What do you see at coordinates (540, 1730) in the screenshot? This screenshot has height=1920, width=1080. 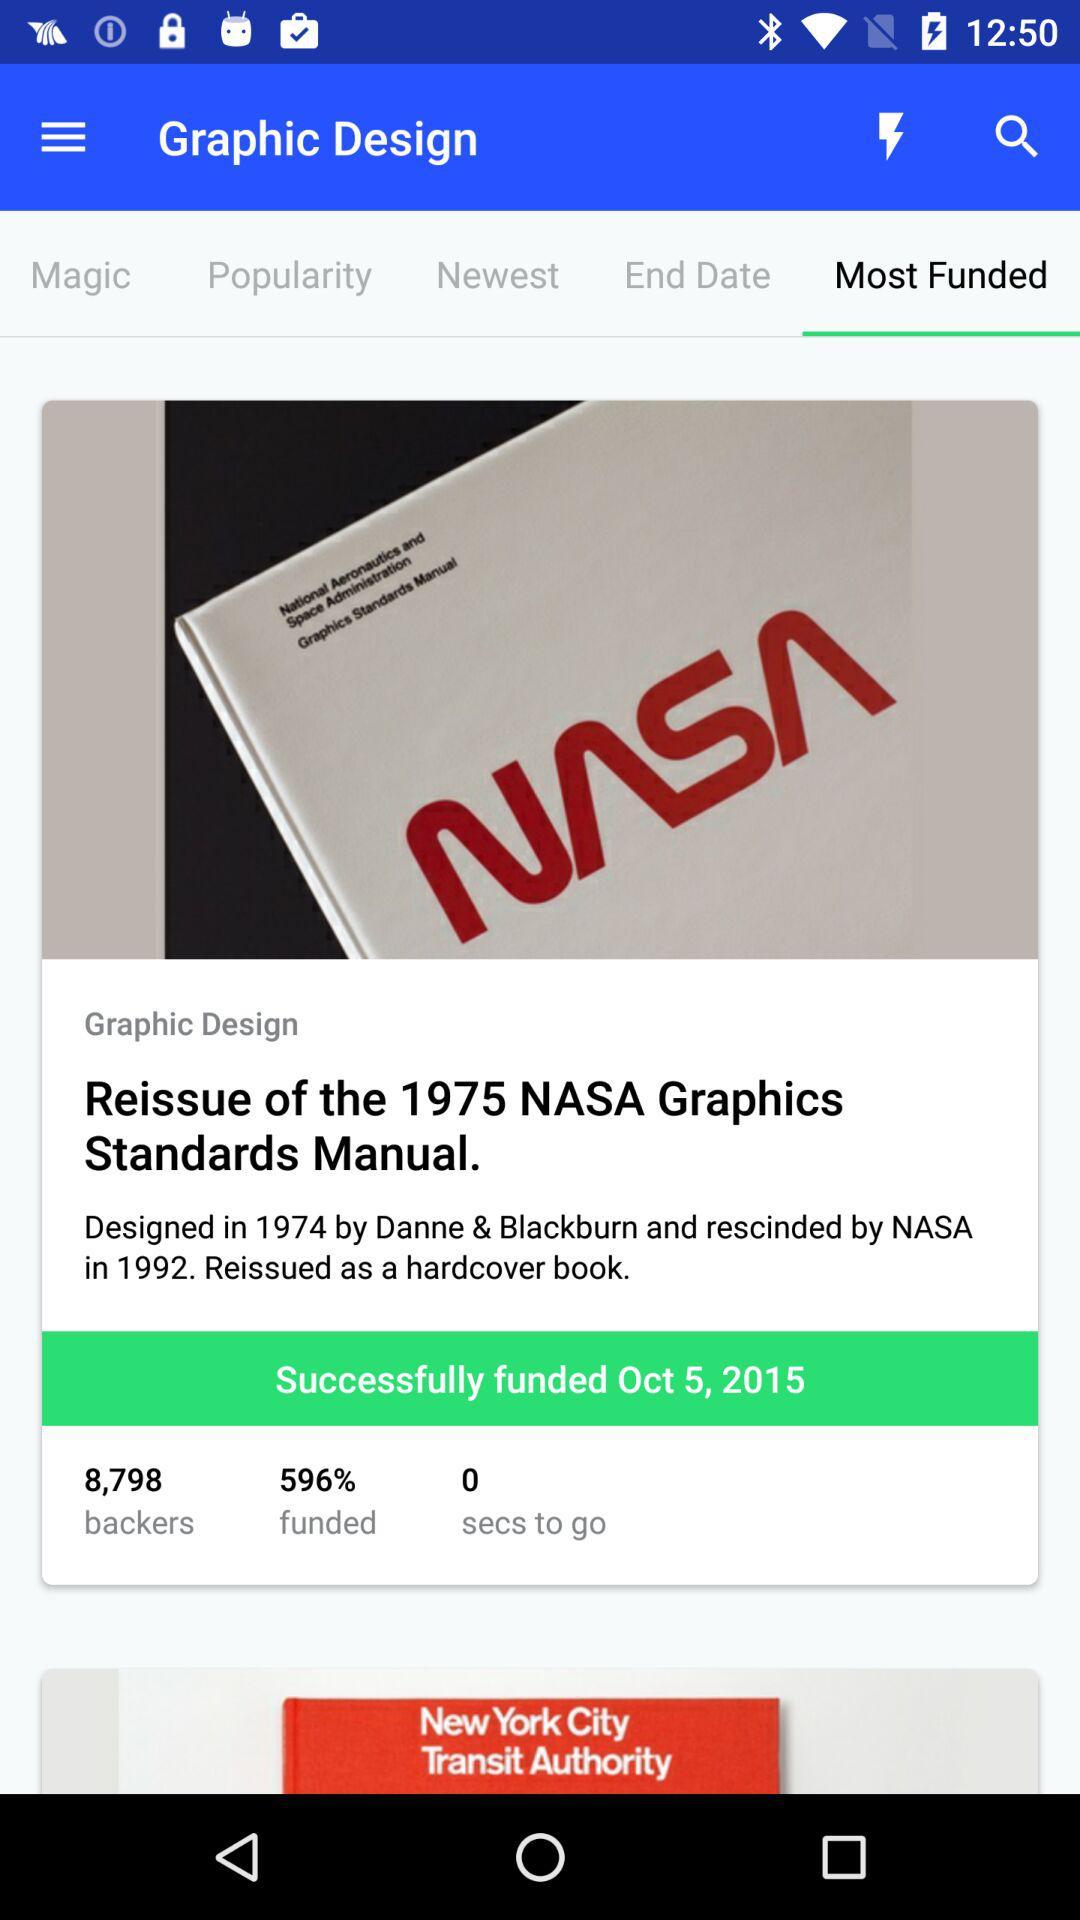 I see `new york city transit authority` at bounding box center [540, 1730].